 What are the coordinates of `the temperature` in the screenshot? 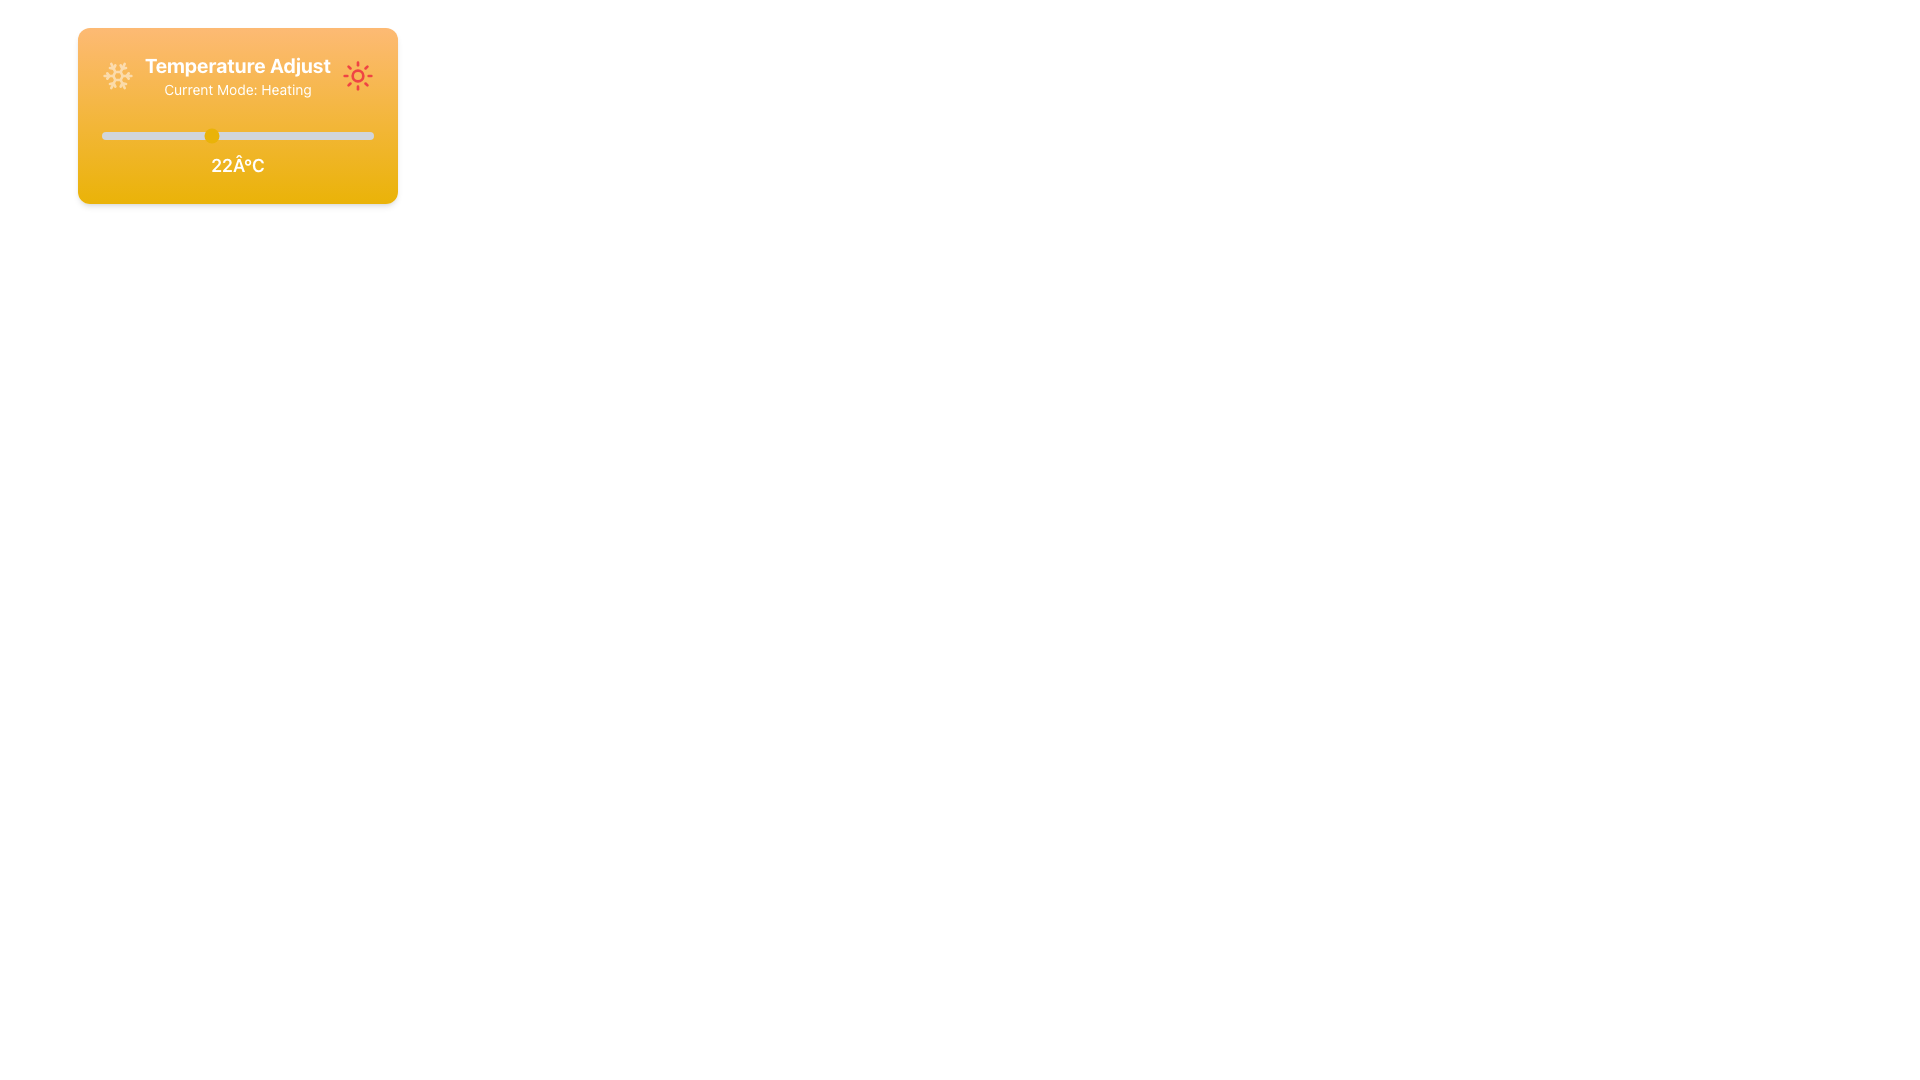 It's located at (328, 135).